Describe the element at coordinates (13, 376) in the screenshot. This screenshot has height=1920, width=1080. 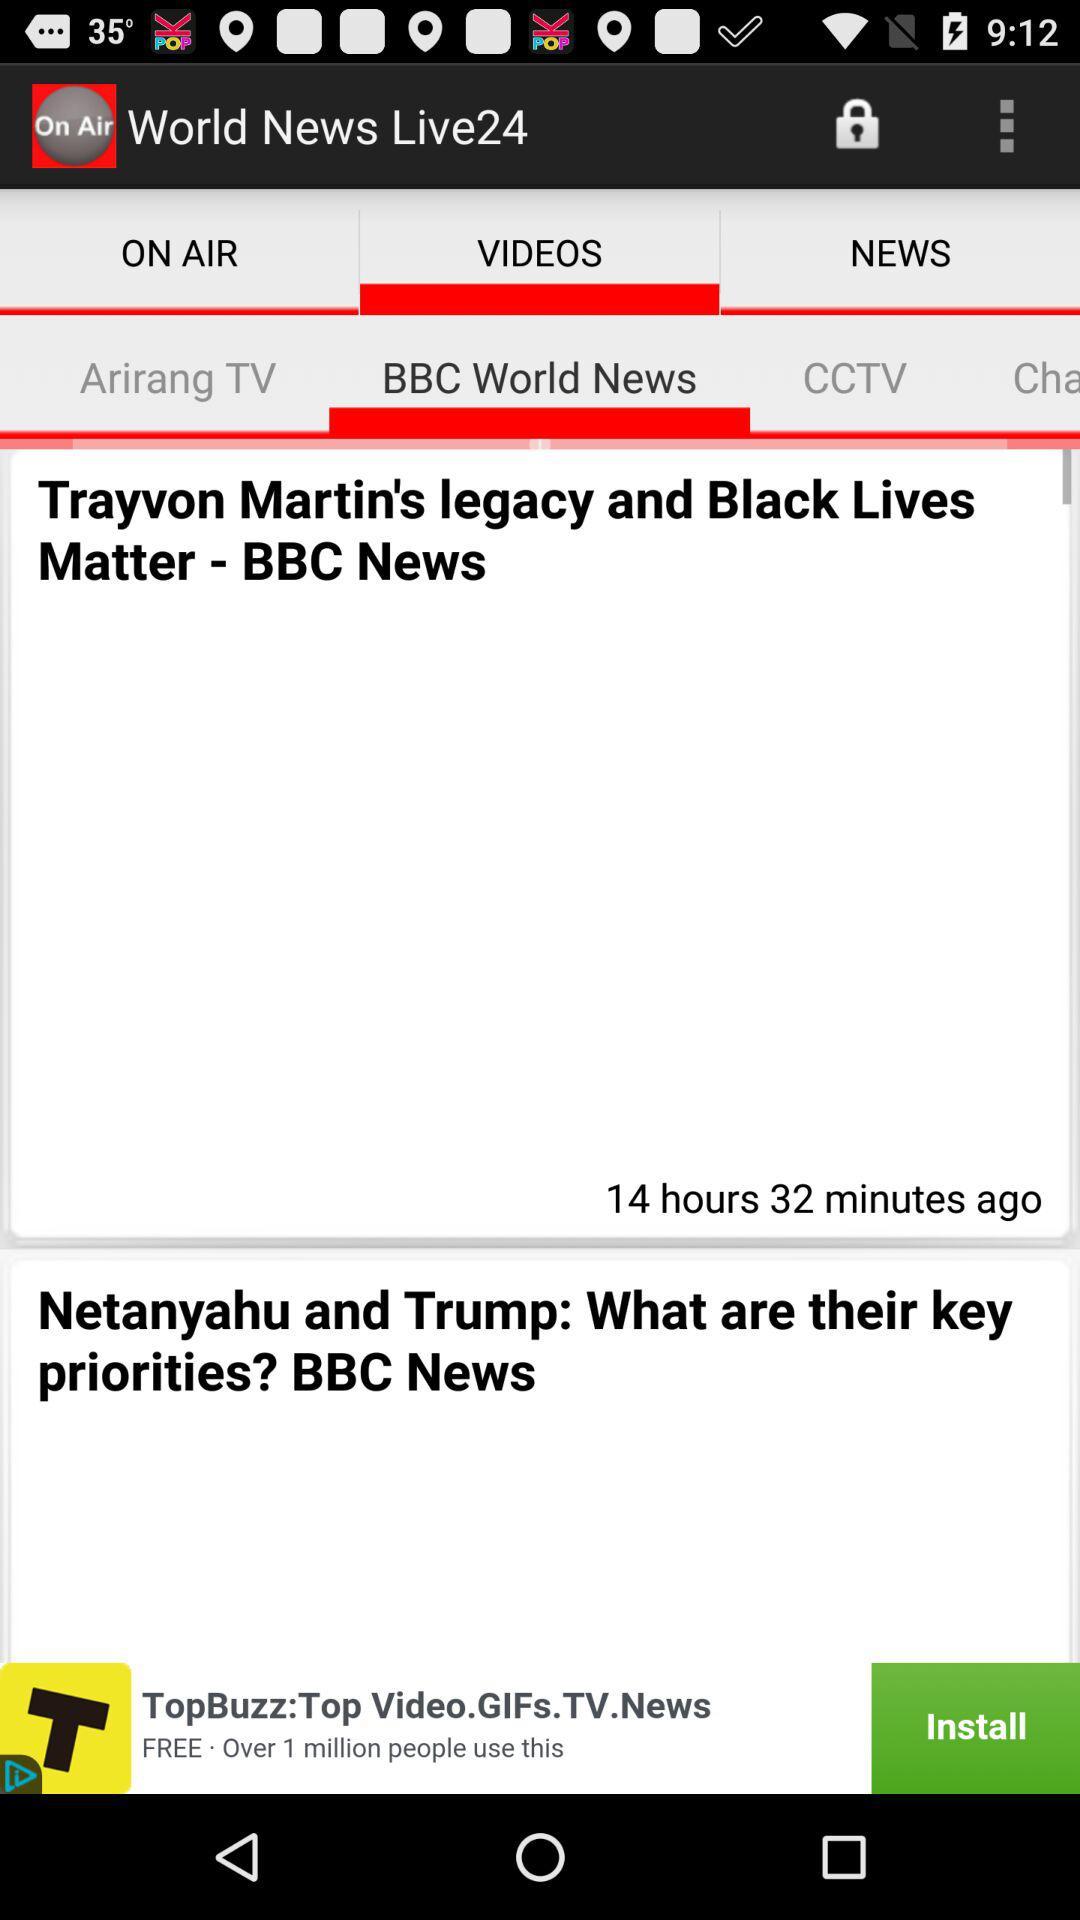
I see `the item above the trayvon martin s` at that location.